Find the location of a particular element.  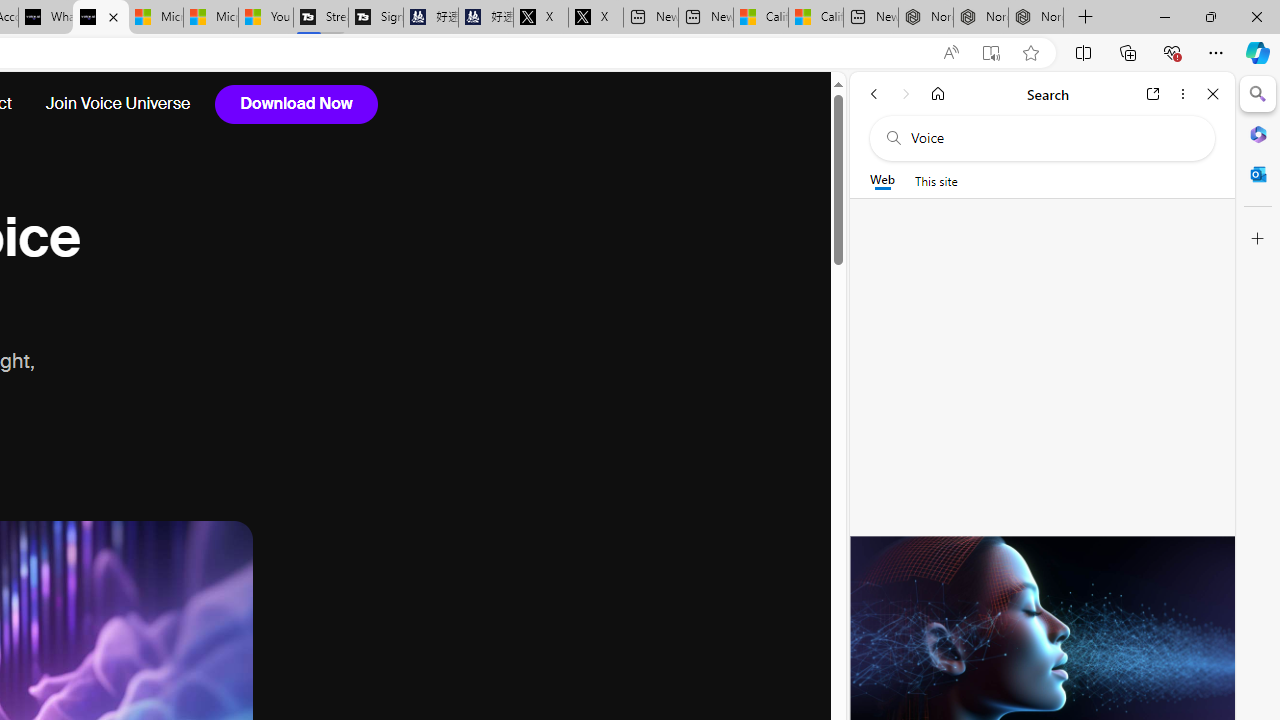

'Streaming Coverage | T3' is located at coordinates (321, 17).